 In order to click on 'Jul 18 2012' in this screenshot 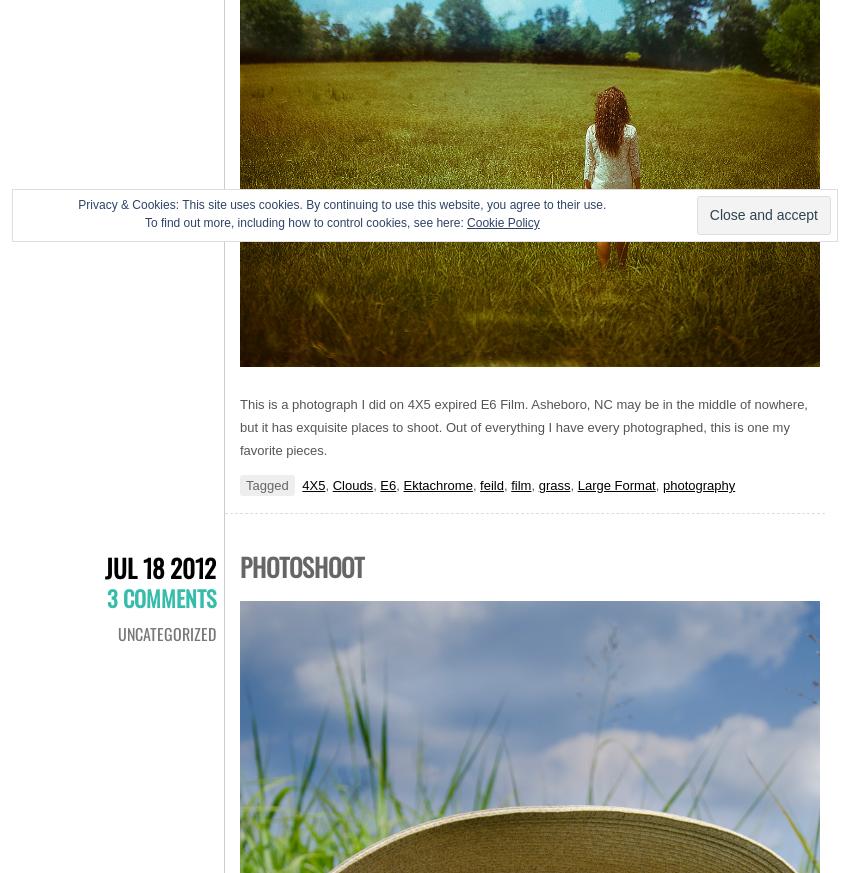, I will do `click(160, 566)`.